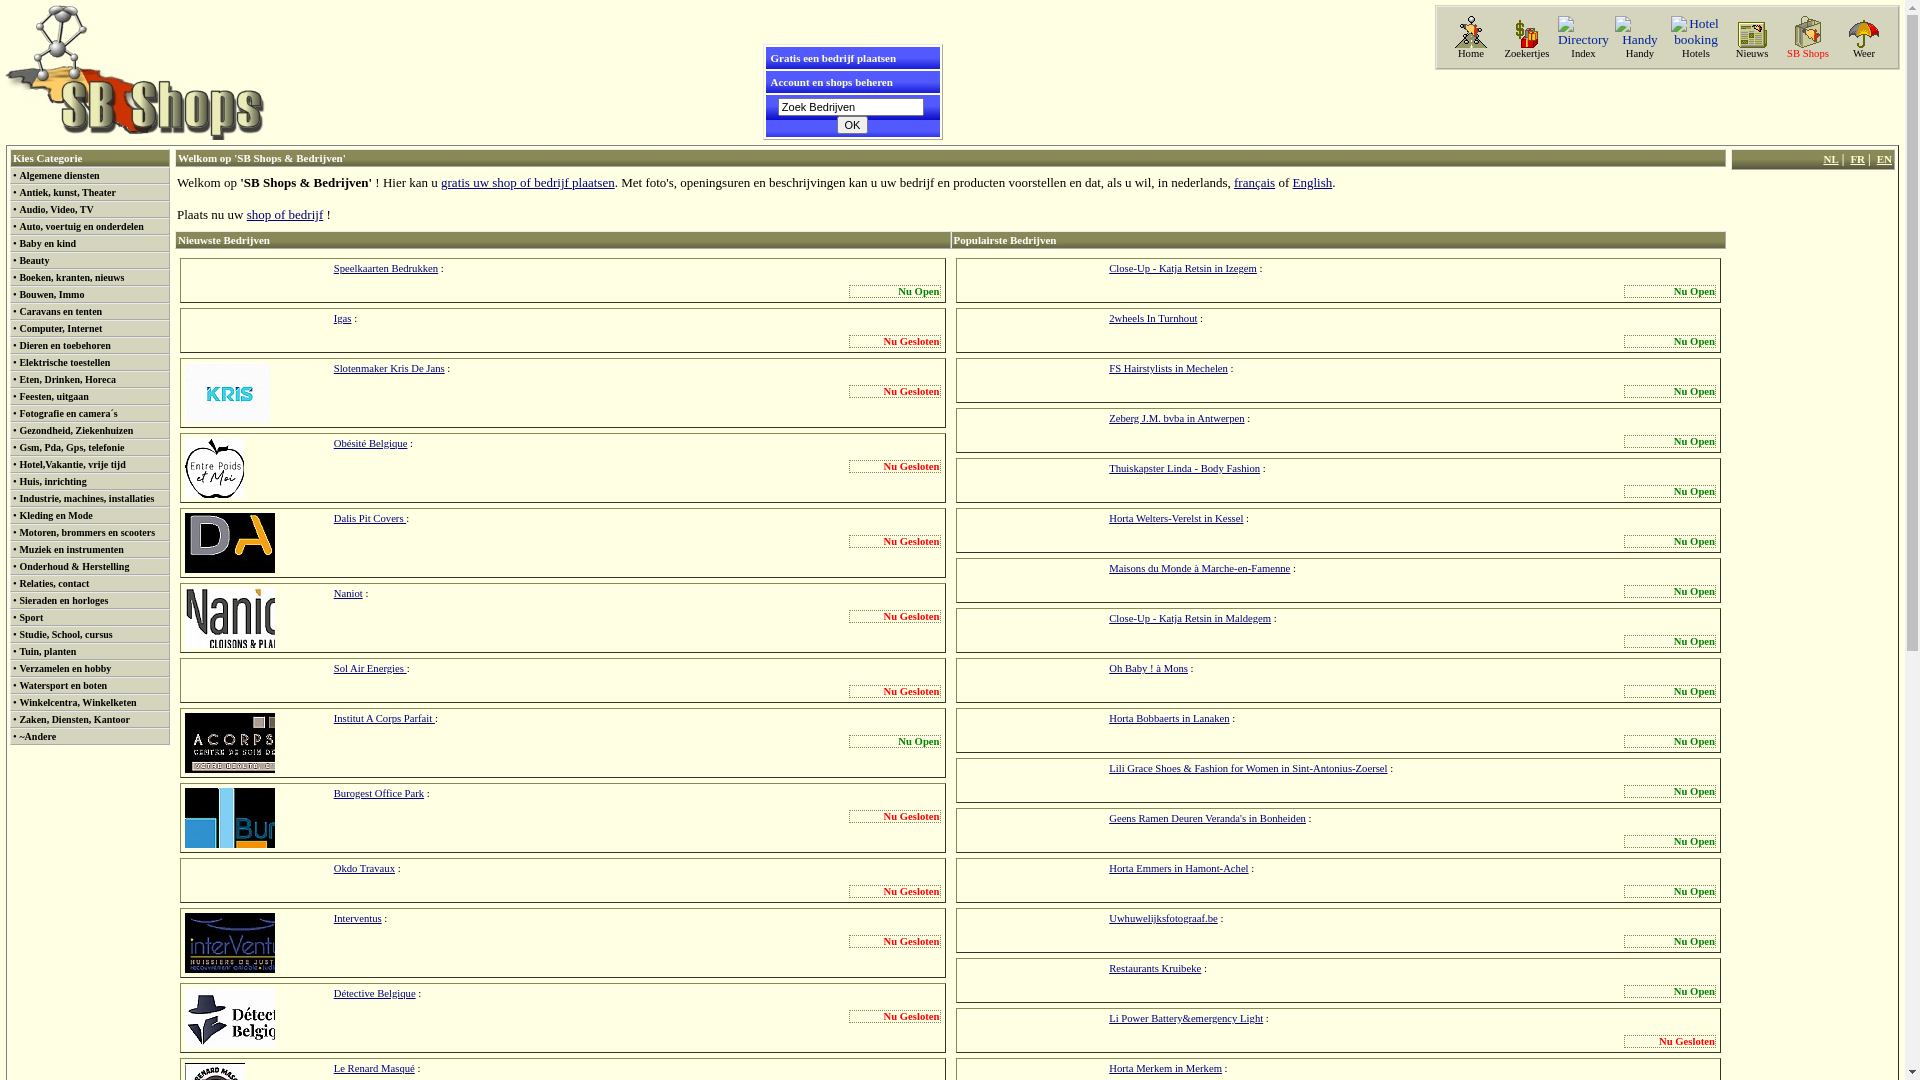  Describe the element at coordinates (385, 267) in the screenshot. I see `'Speelkaarten Bedrukken'` at that location.